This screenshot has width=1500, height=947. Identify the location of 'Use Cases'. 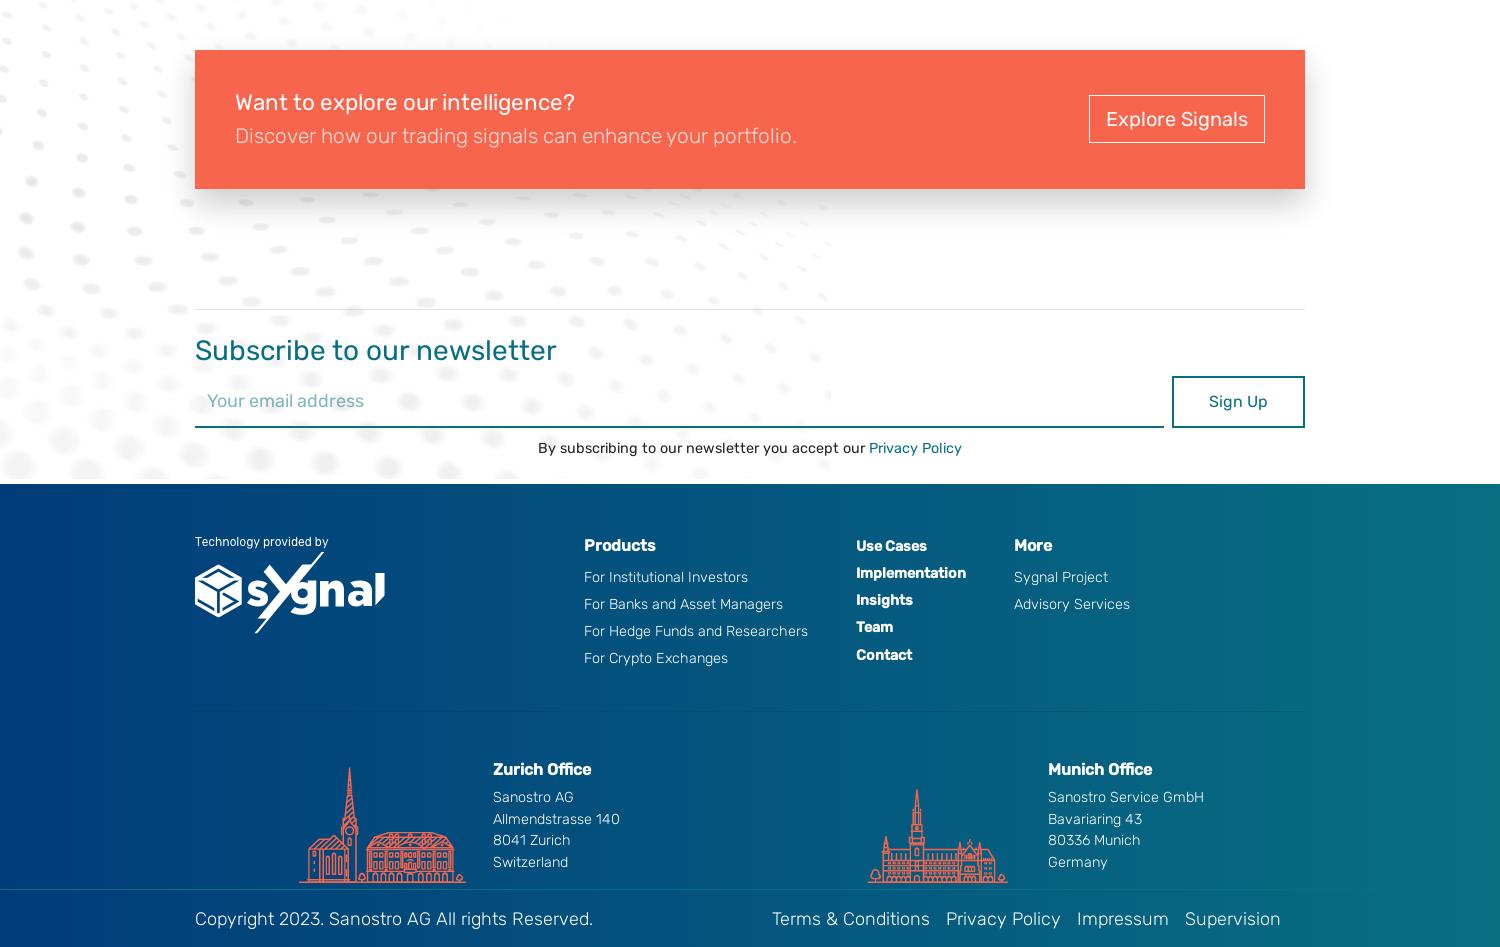
(890, 544).